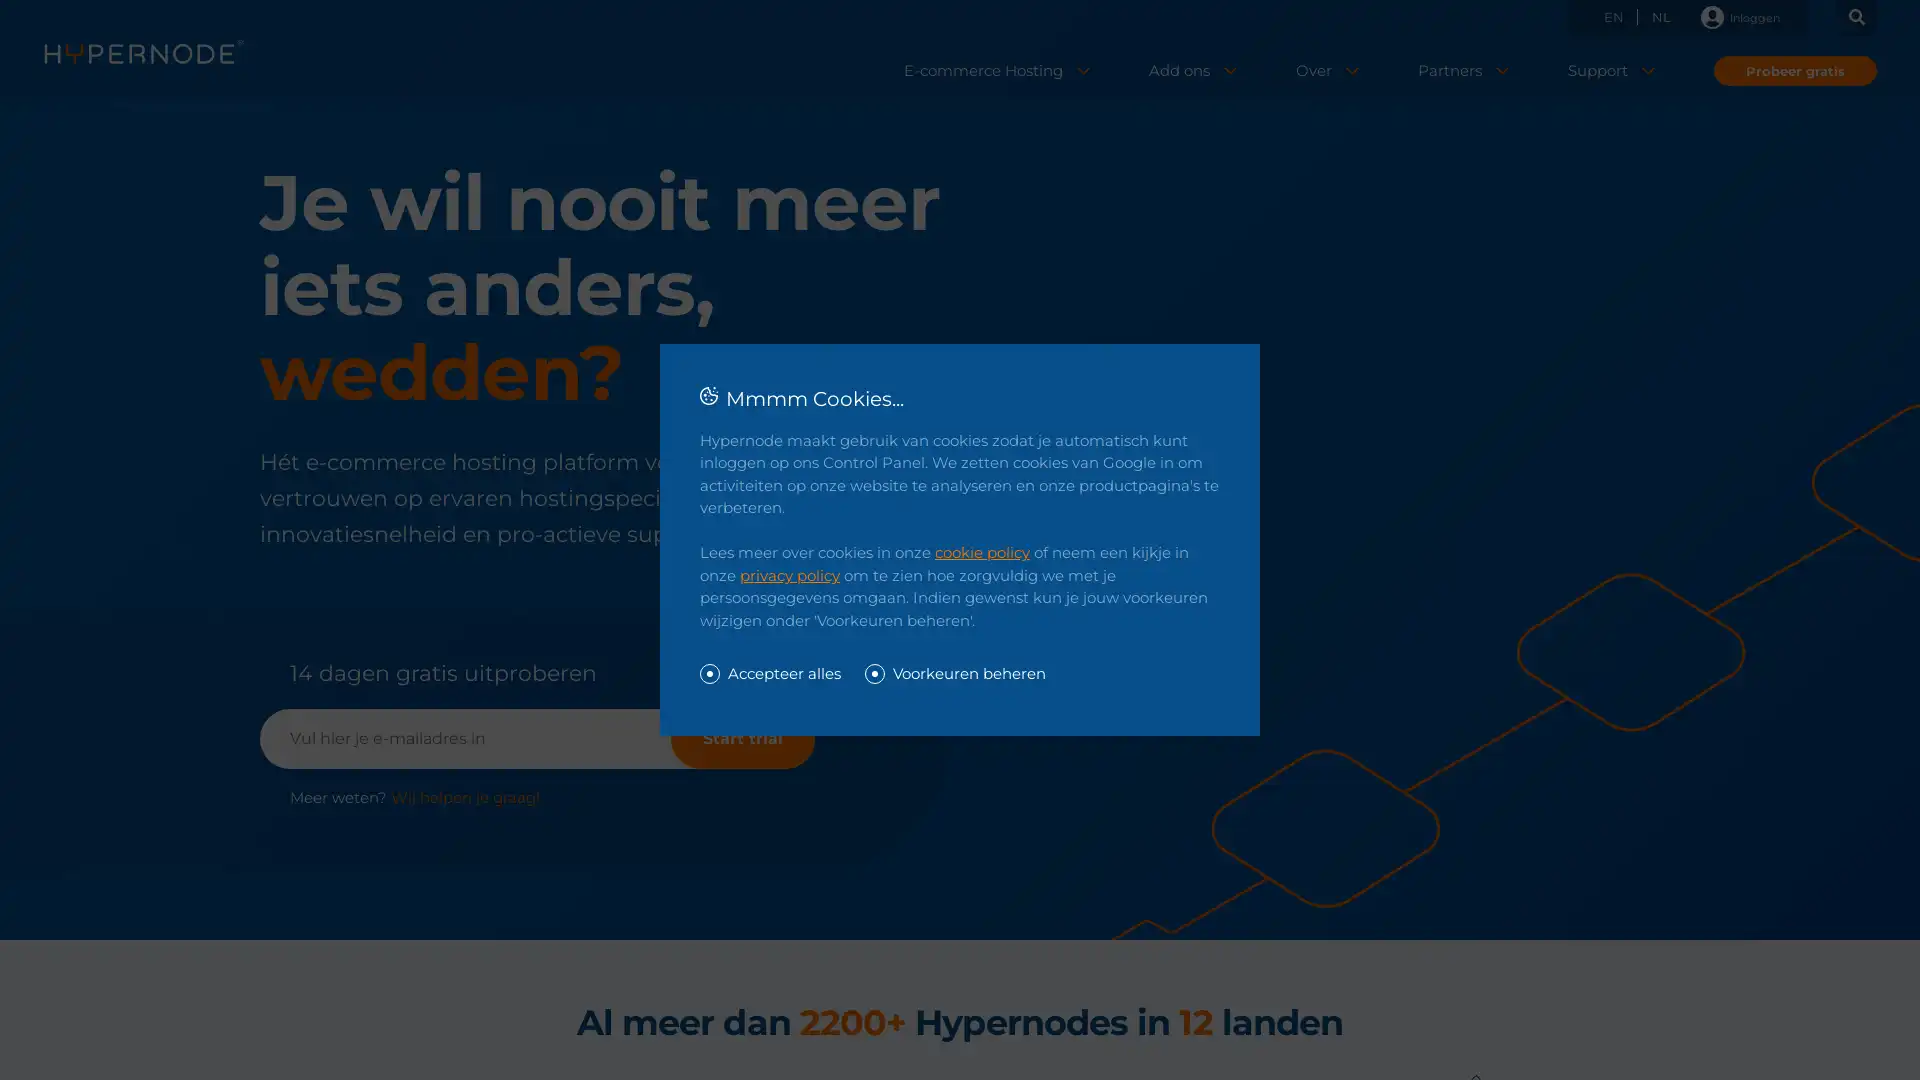 The height and width of the screenshot is (1080, 1920). What do you see at coordinates (769, 674) in the screenshot?
I see `Accepteer alles` at bounding box center [769, 674].